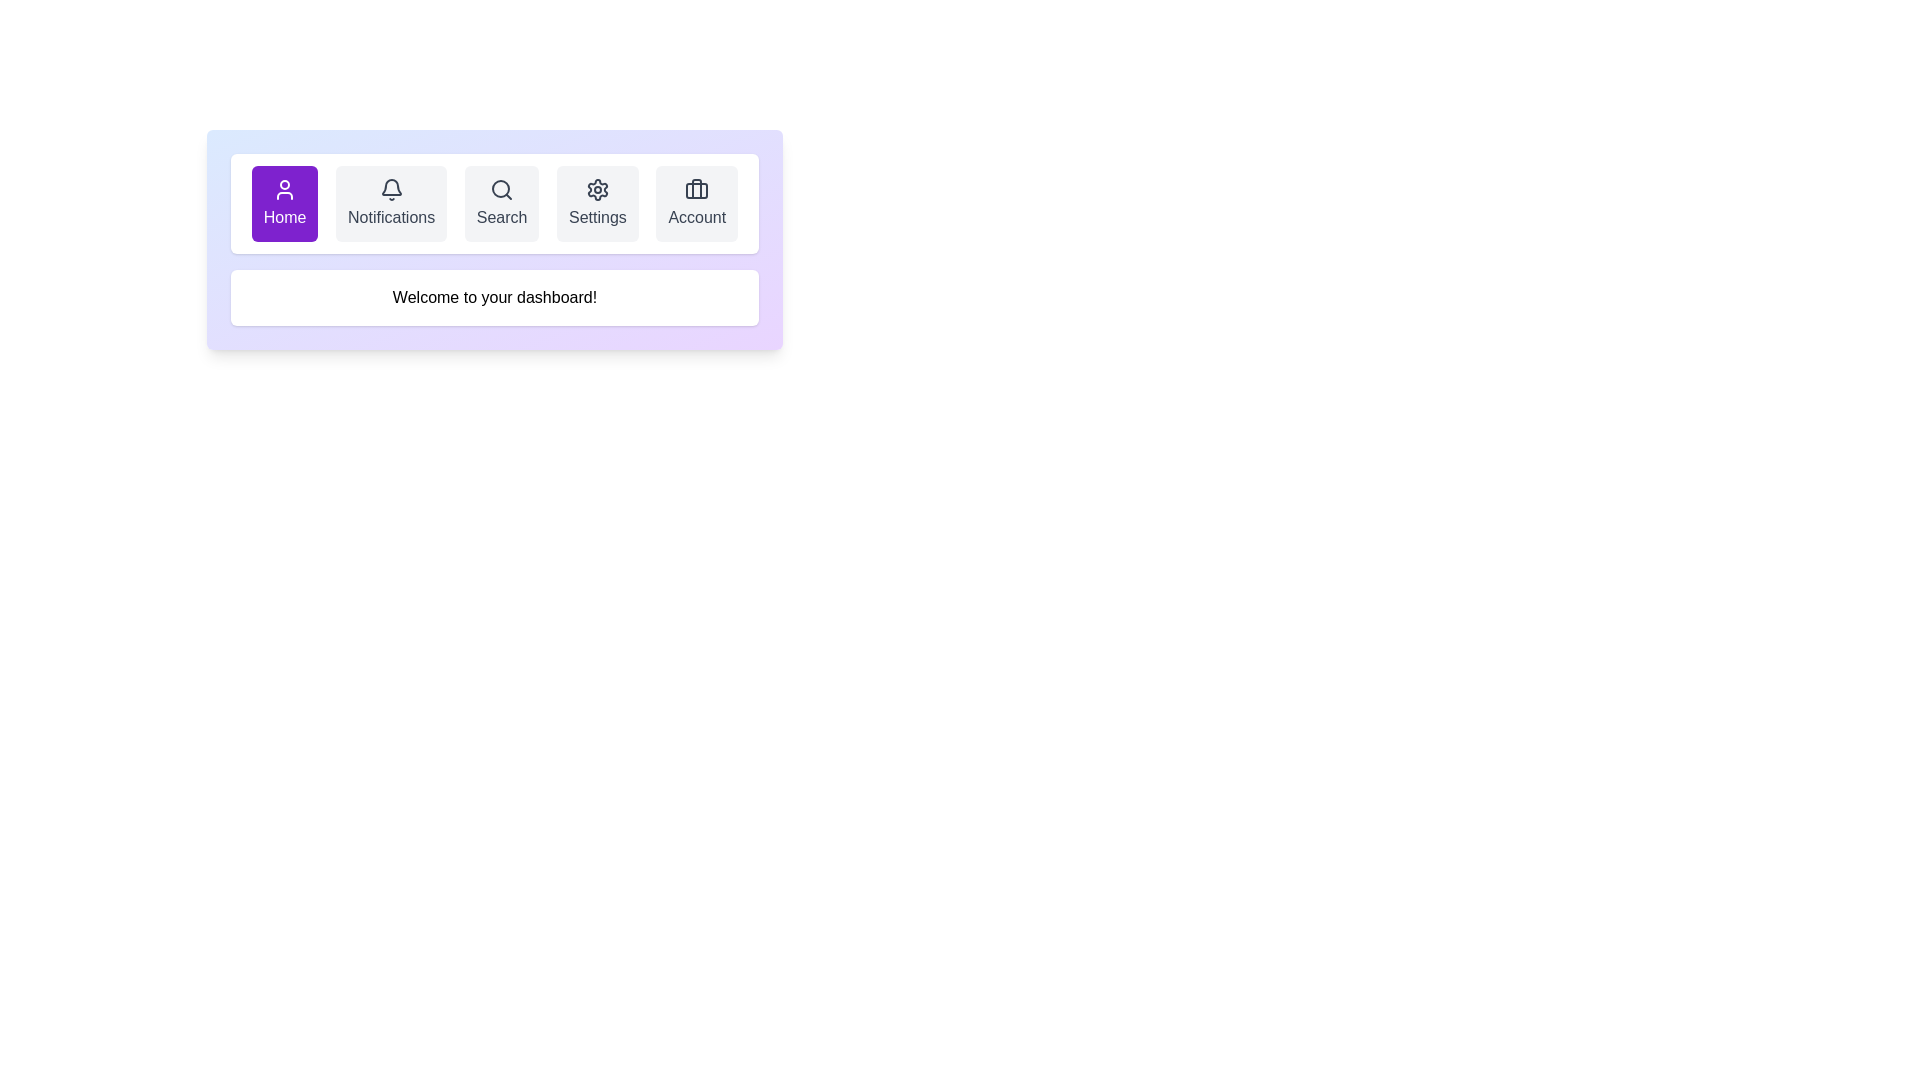 The width and height of the screenshot is (1920, 1080). Describe the element at coordinates (391, 189) in the screenshot. I see `the minimalist bell icon located in the navigation bar, directly above the 'Notifications' label` at that location.